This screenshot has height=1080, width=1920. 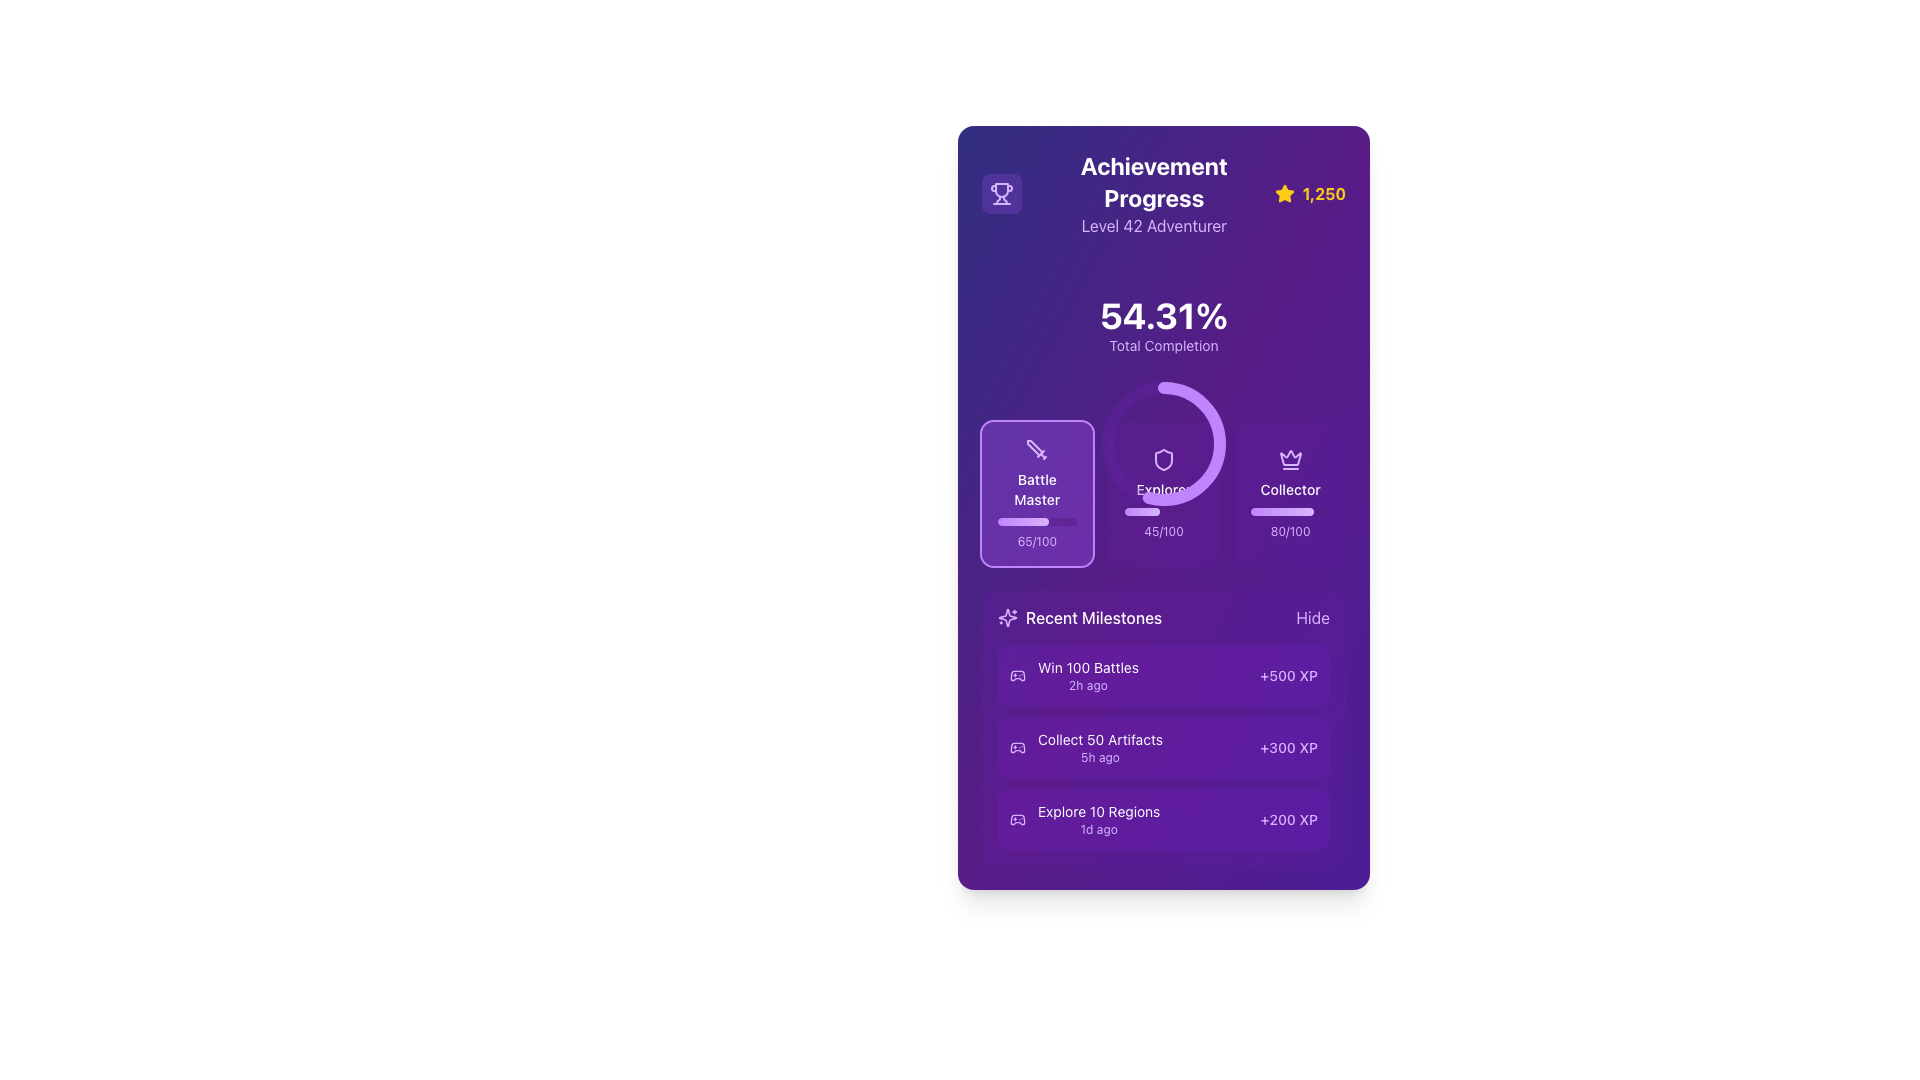 I want to click on the progress bar located in the 'Battle Master' section, styled with a gradient from light to darker purple, positioned directly below the title 'Battle Master', so click(x=1037, y=520).